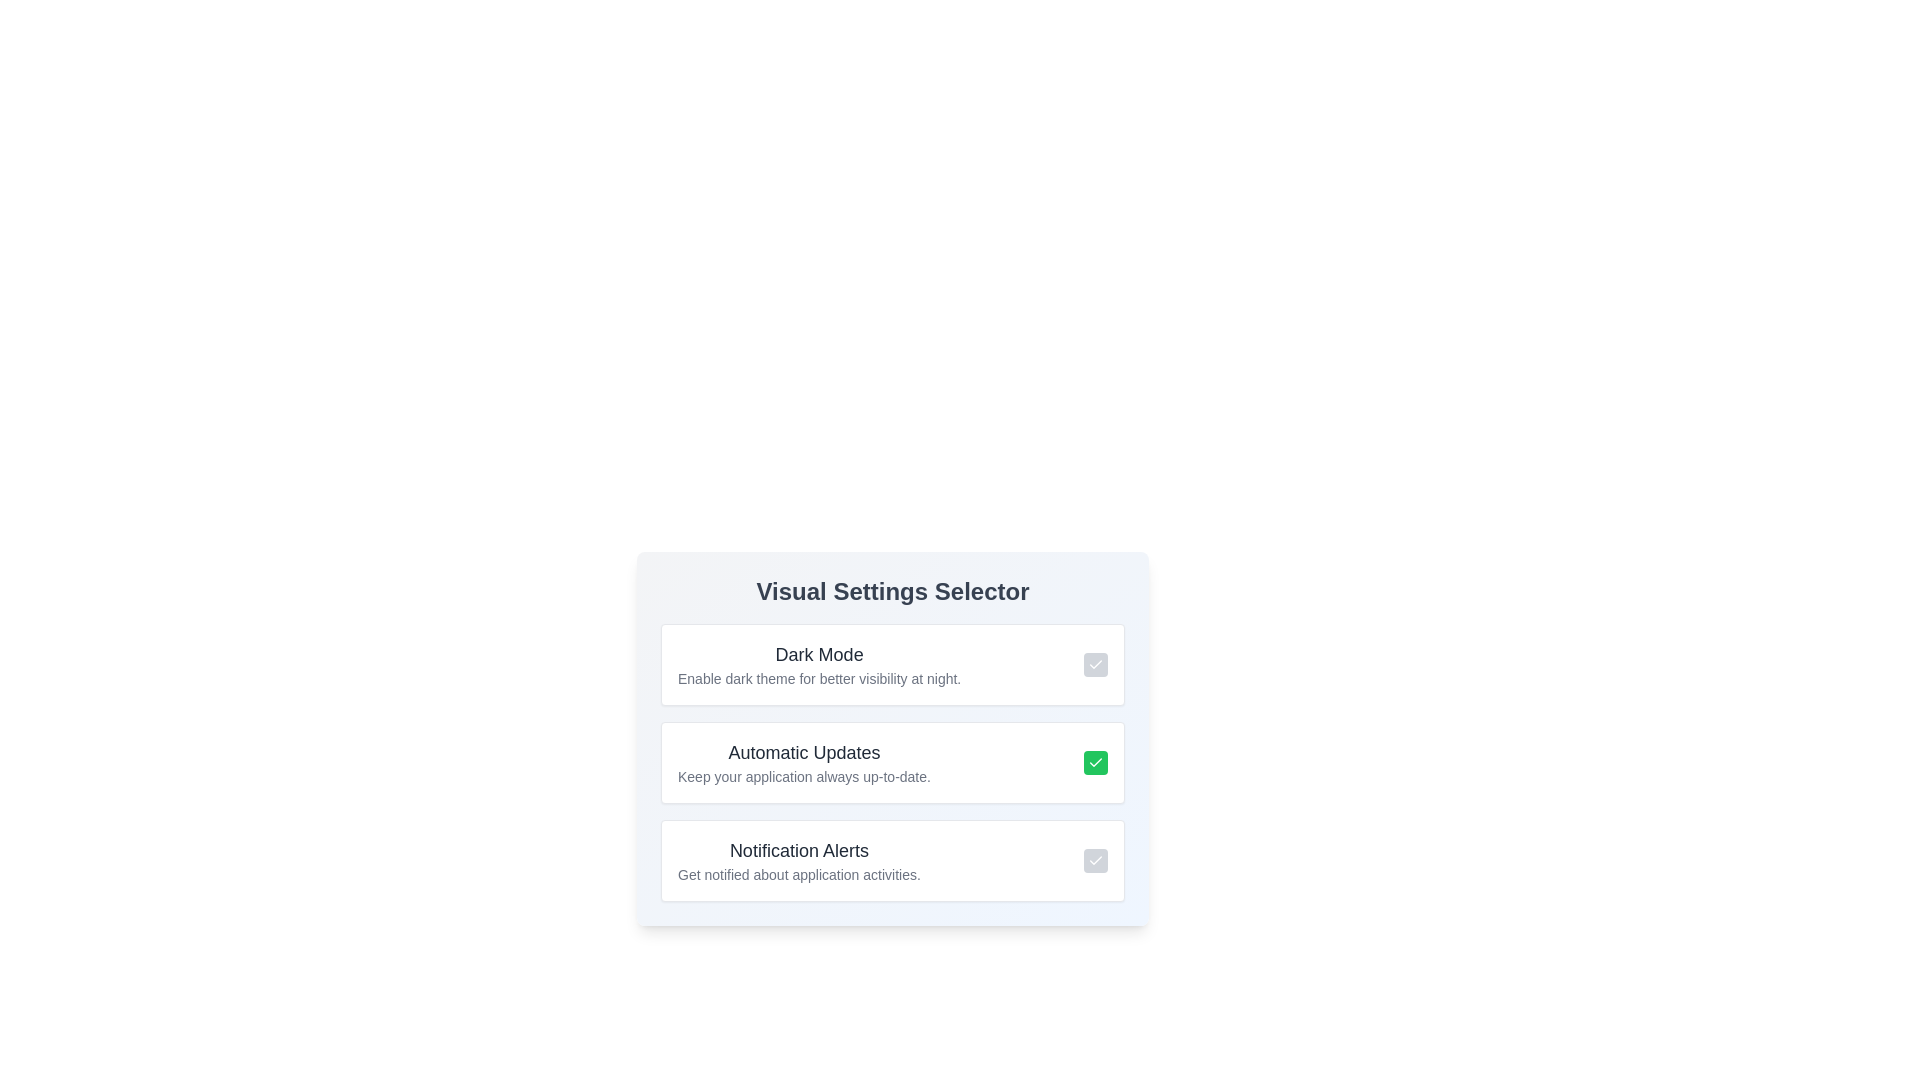 The width and height of the screenshot is (1920, 1080). What do you see at coordinates (798, 874) in the screenshot?
I see `the static text that reads 'Get notified about application activities.' positioned below the heading 'Notification Alerts' in the settings panel` at bounding box center [798, 874].